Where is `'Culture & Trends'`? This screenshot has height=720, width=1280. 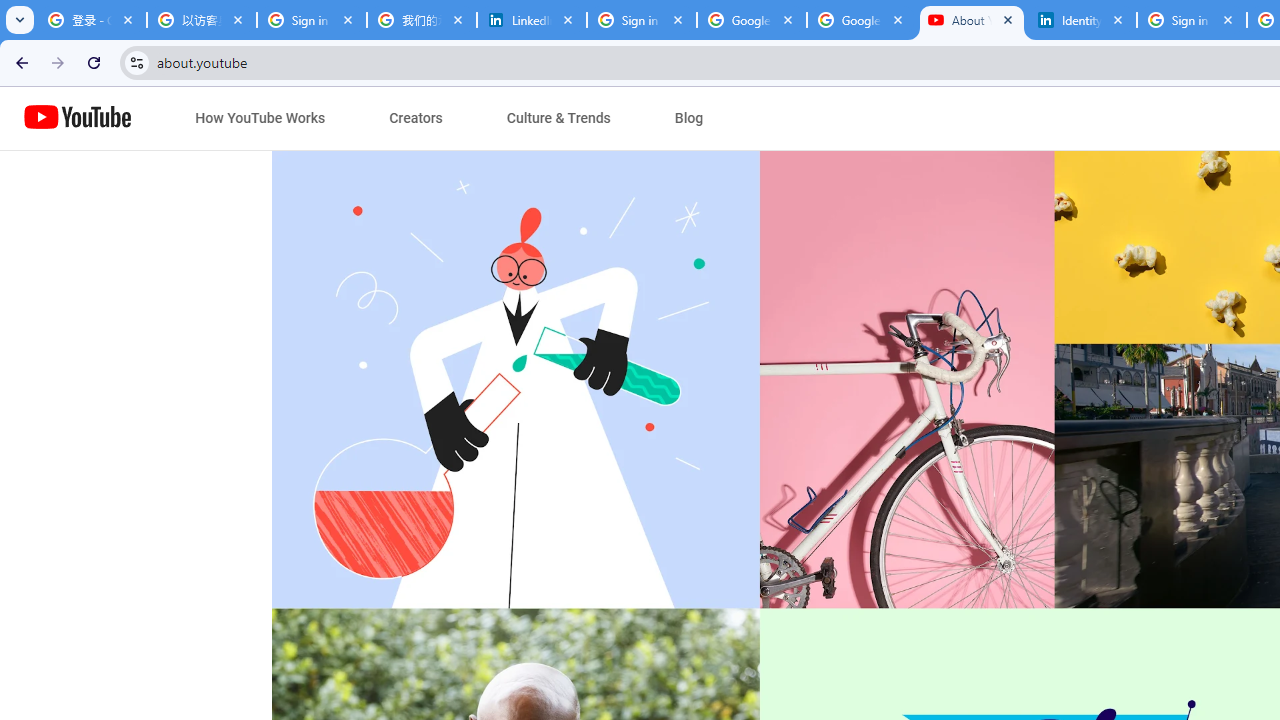 'Culture & Trends' is located at coordinates (558, 118).